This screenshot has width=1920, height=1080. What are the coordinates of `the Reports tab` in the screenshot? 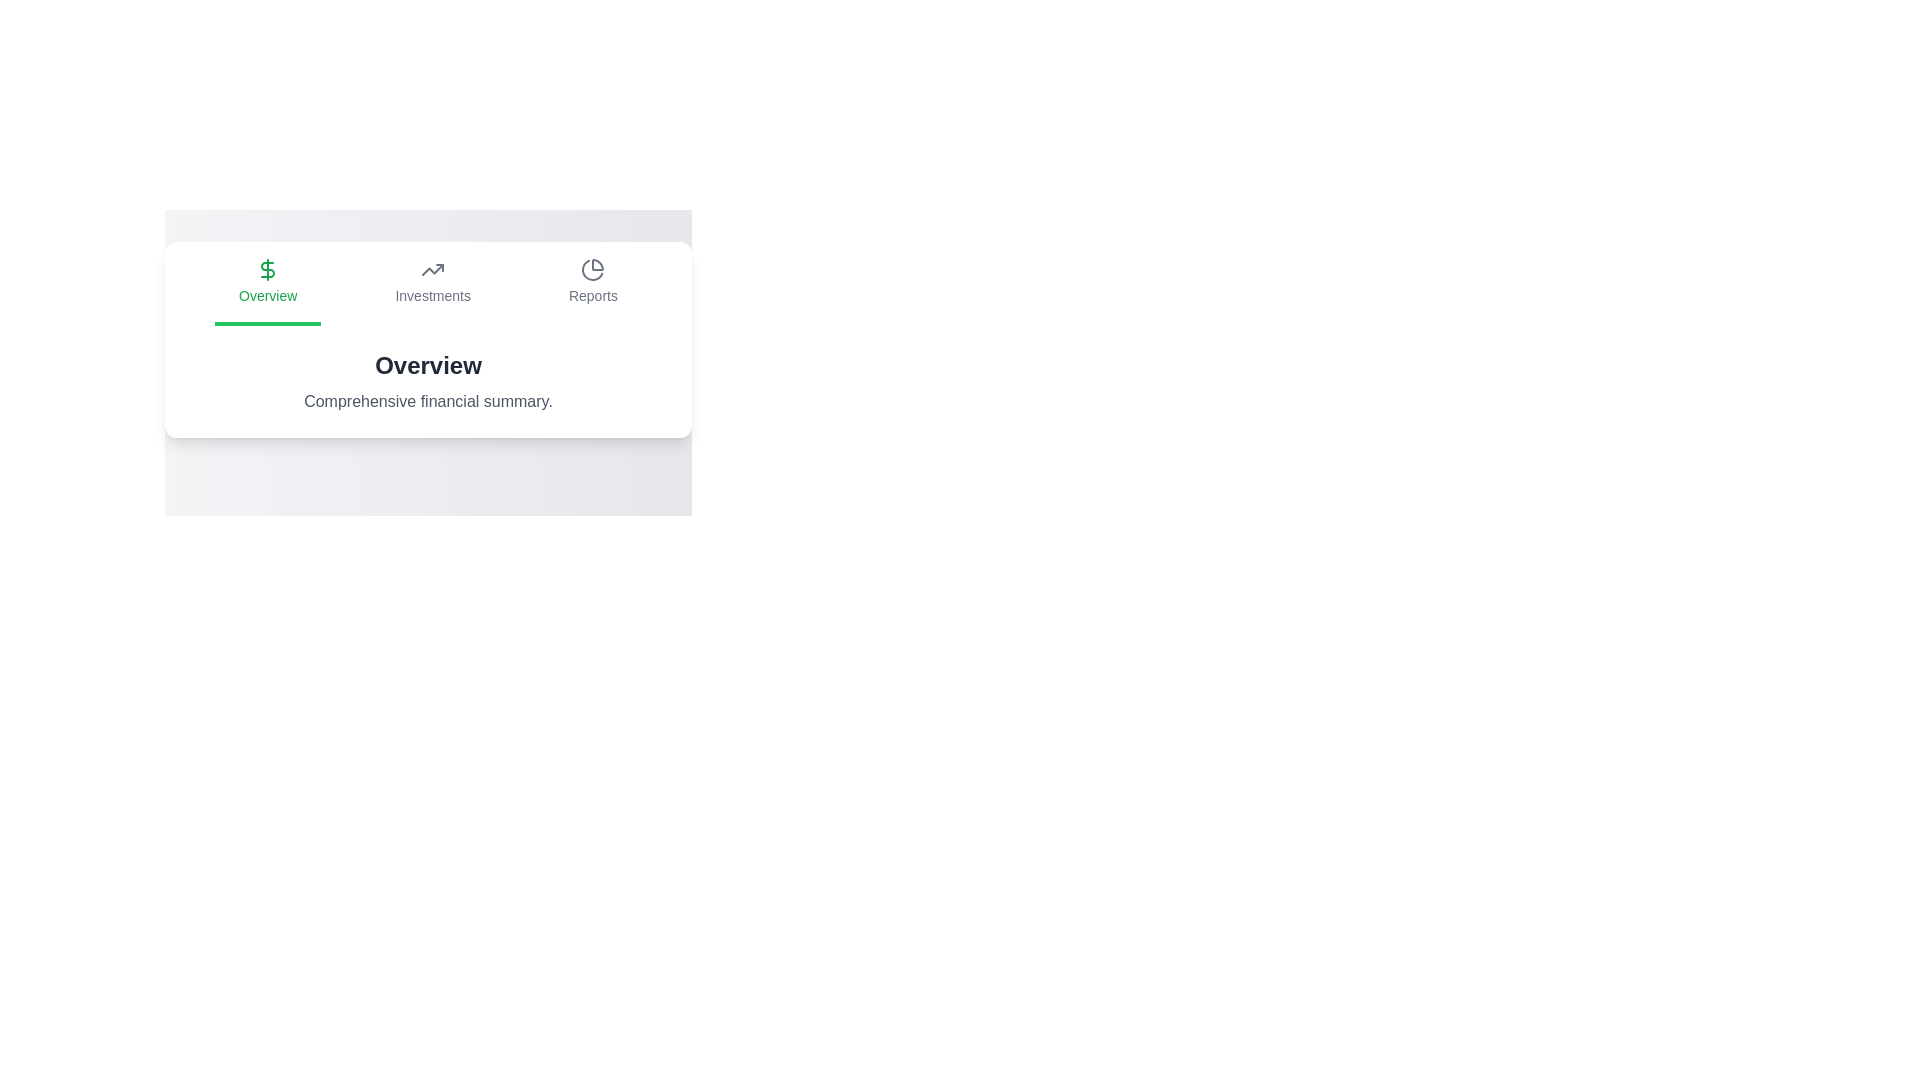 It's located at (592, 284).